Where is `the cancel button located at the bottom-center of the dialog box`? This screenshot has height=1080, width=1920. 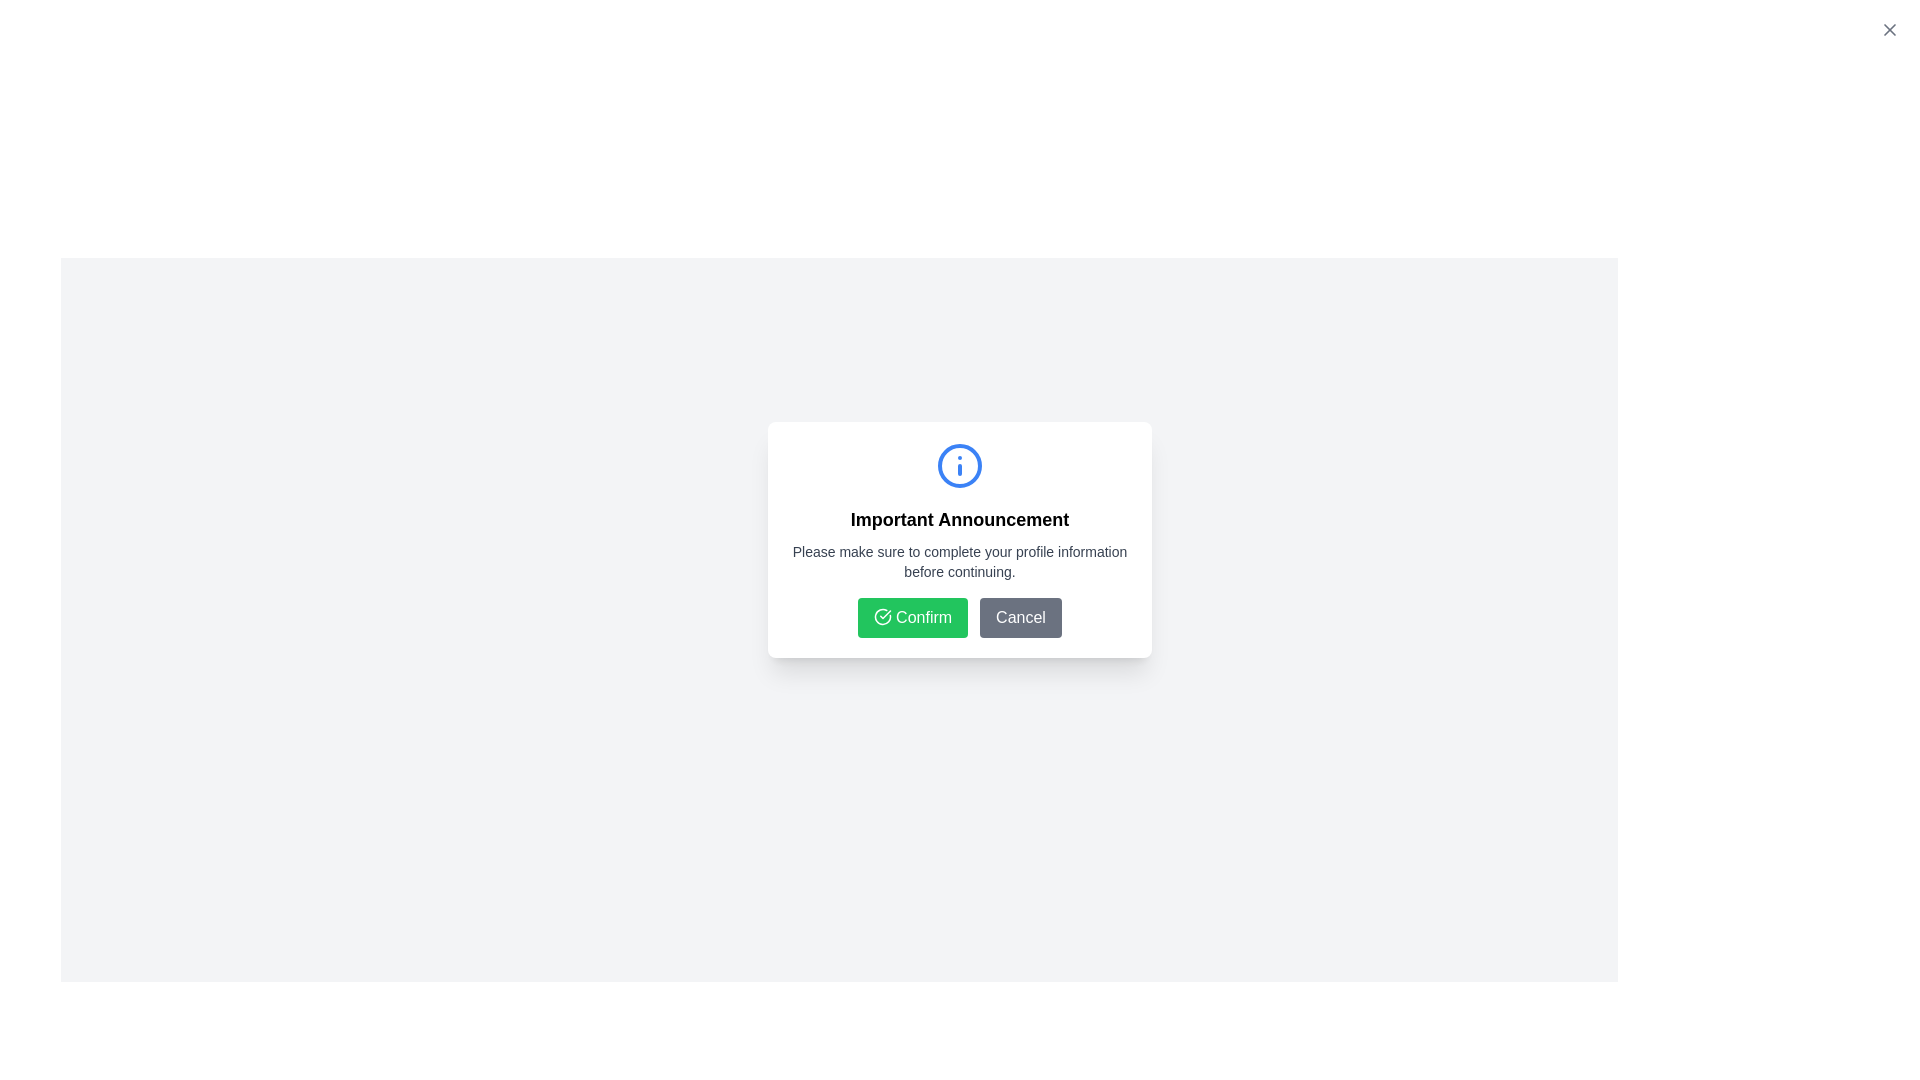
the cancel button located at the bottom-center of the dialog box is located at coordinates (1021, 616).